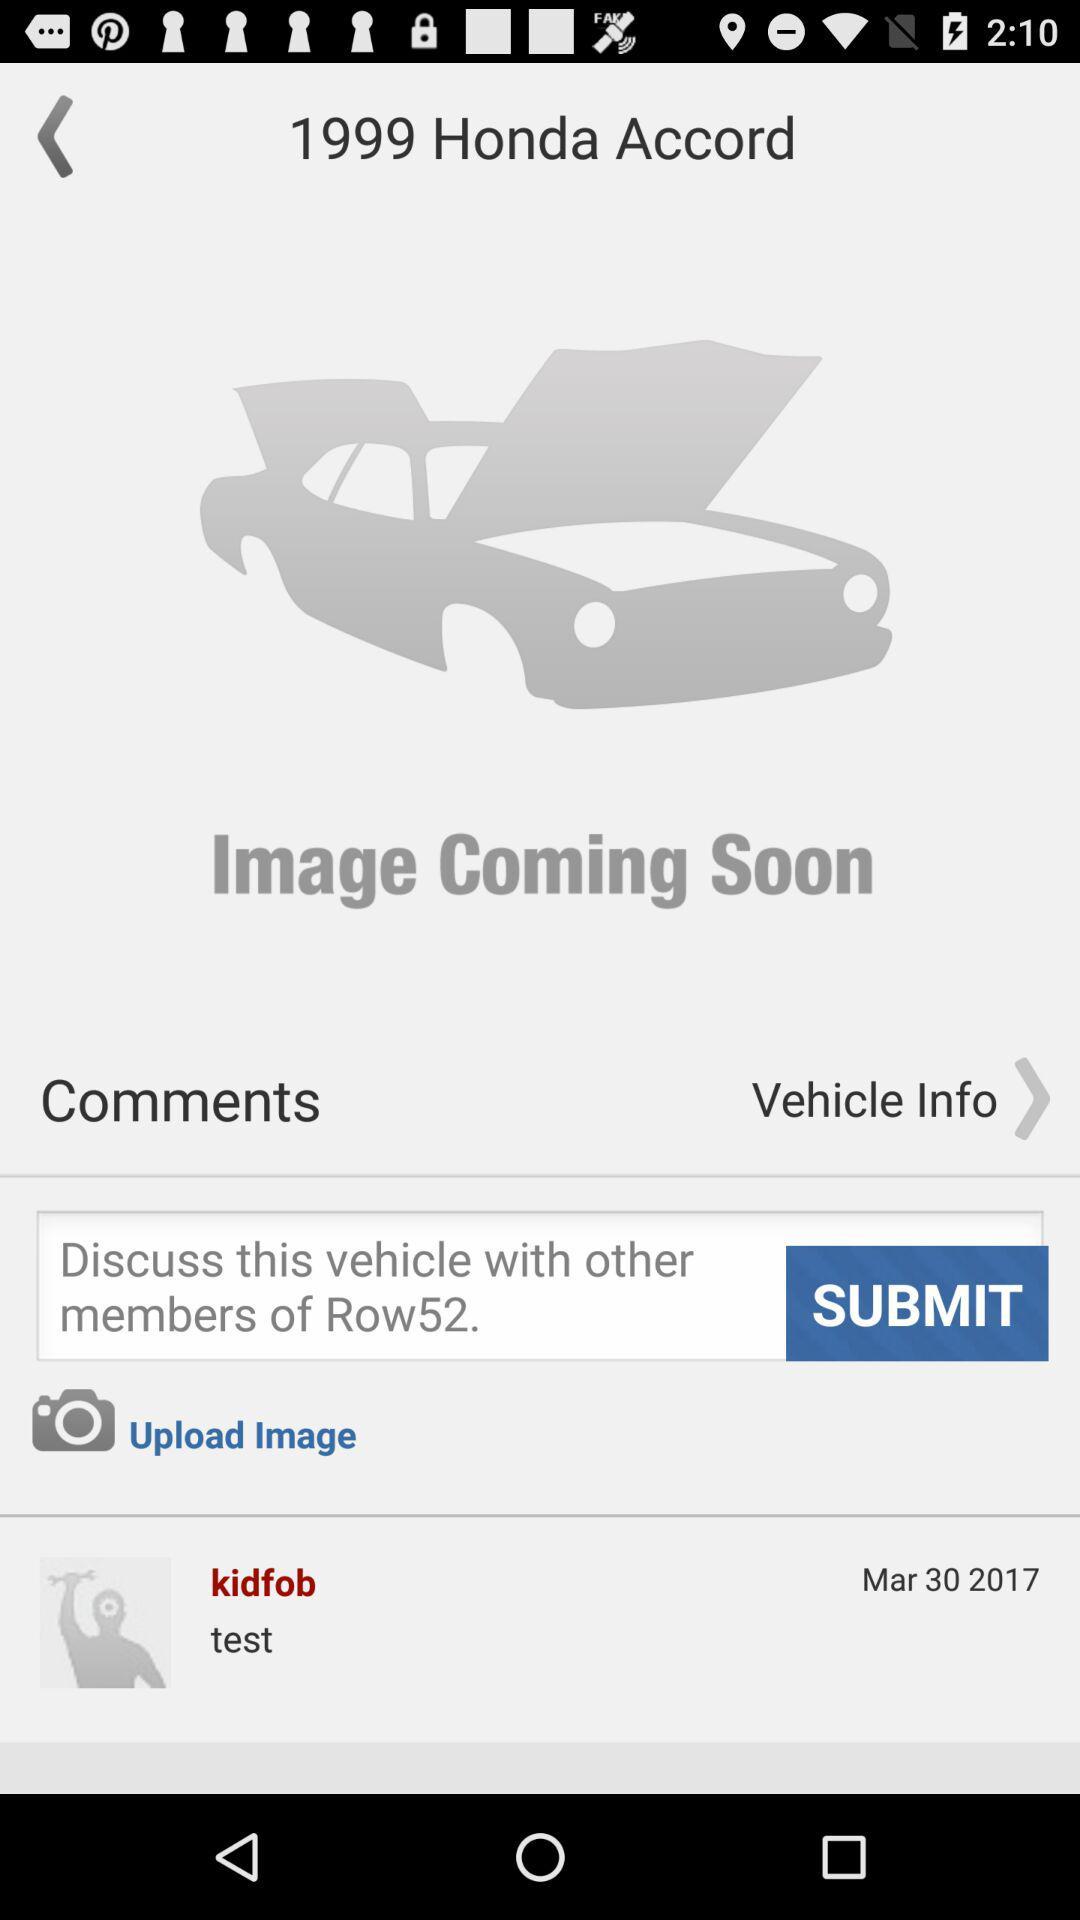 This screenshot has width=1080, height=1920. What do you see at coordinates (72, 1419) in the screenshot?
I see `the item next to upload image icon` at bounding box center [72, 1419].